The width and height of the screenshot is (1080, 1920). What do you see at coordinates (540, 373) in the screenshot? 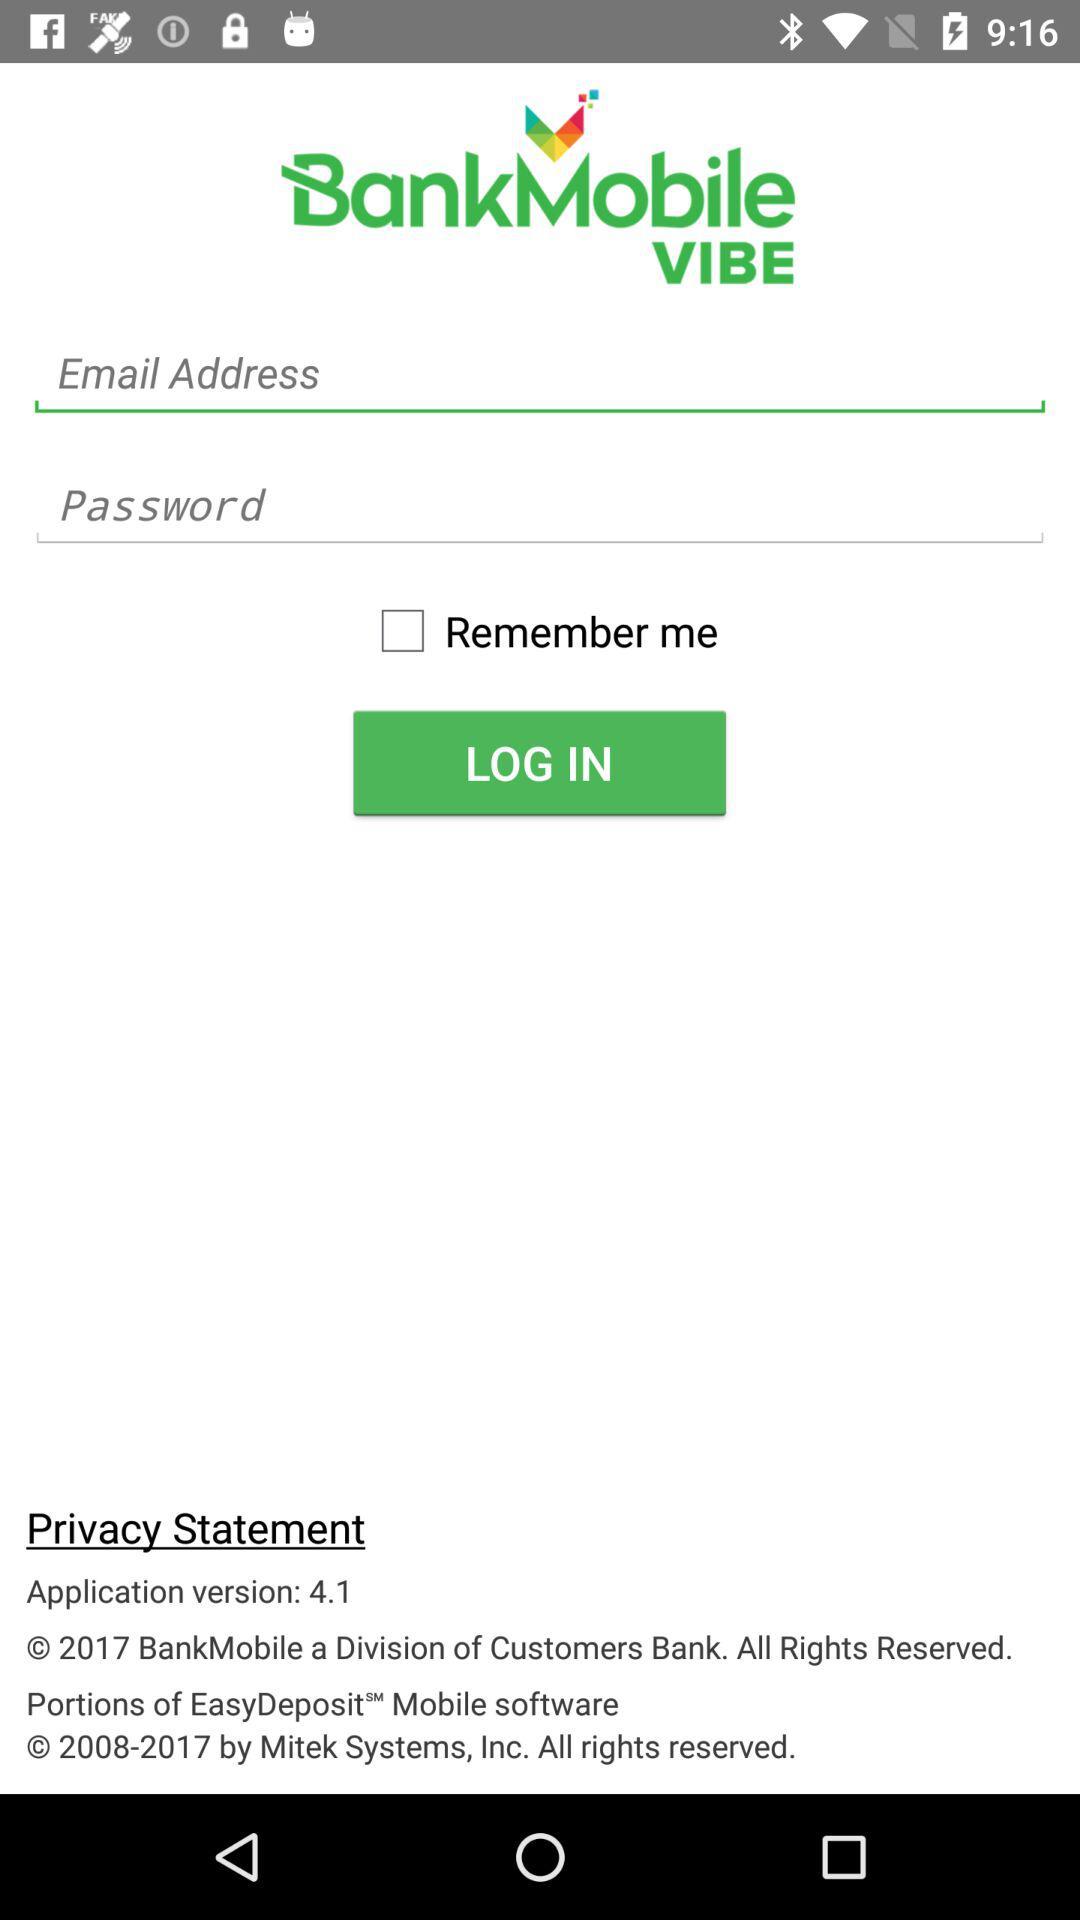
I see `email address` at bounding box center [540, 373].